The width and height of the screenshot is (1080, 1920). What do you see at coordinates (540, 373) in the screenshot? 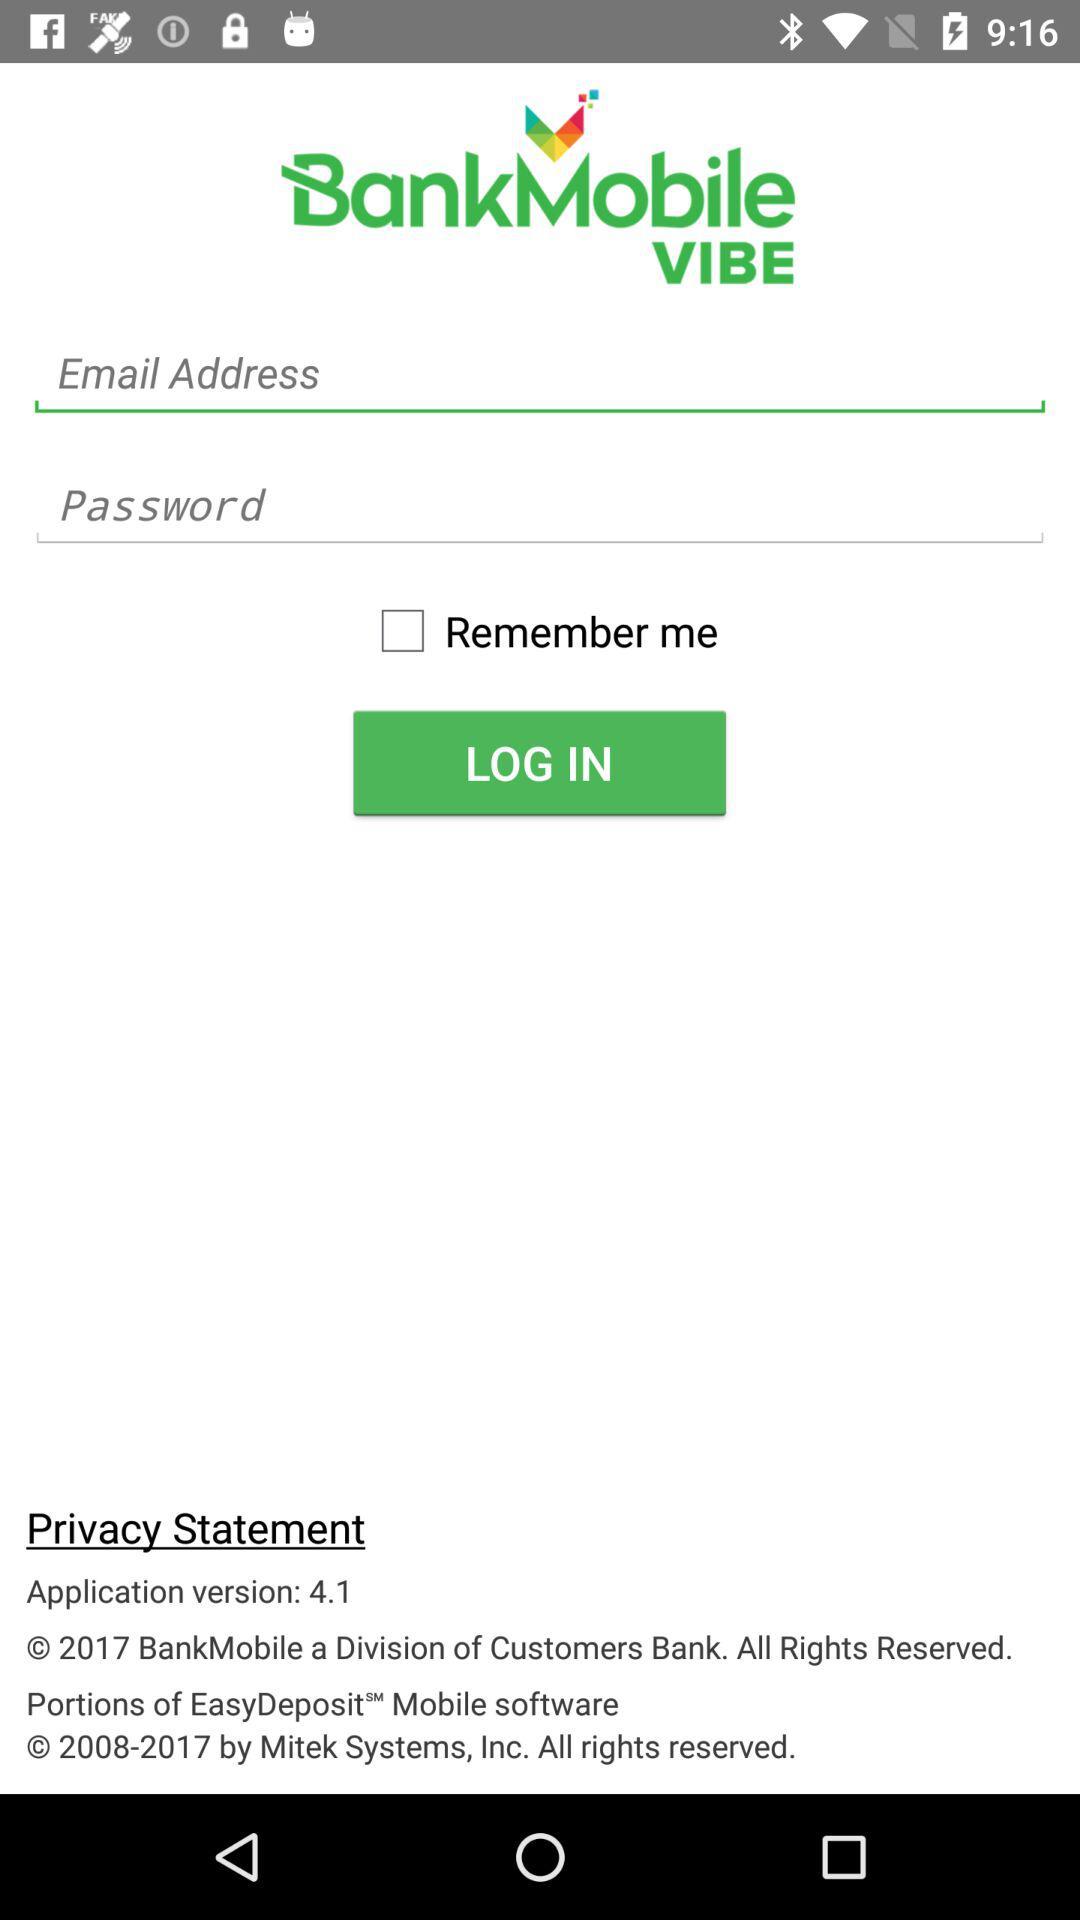
I see `email address` at bounding box center [540, 373].